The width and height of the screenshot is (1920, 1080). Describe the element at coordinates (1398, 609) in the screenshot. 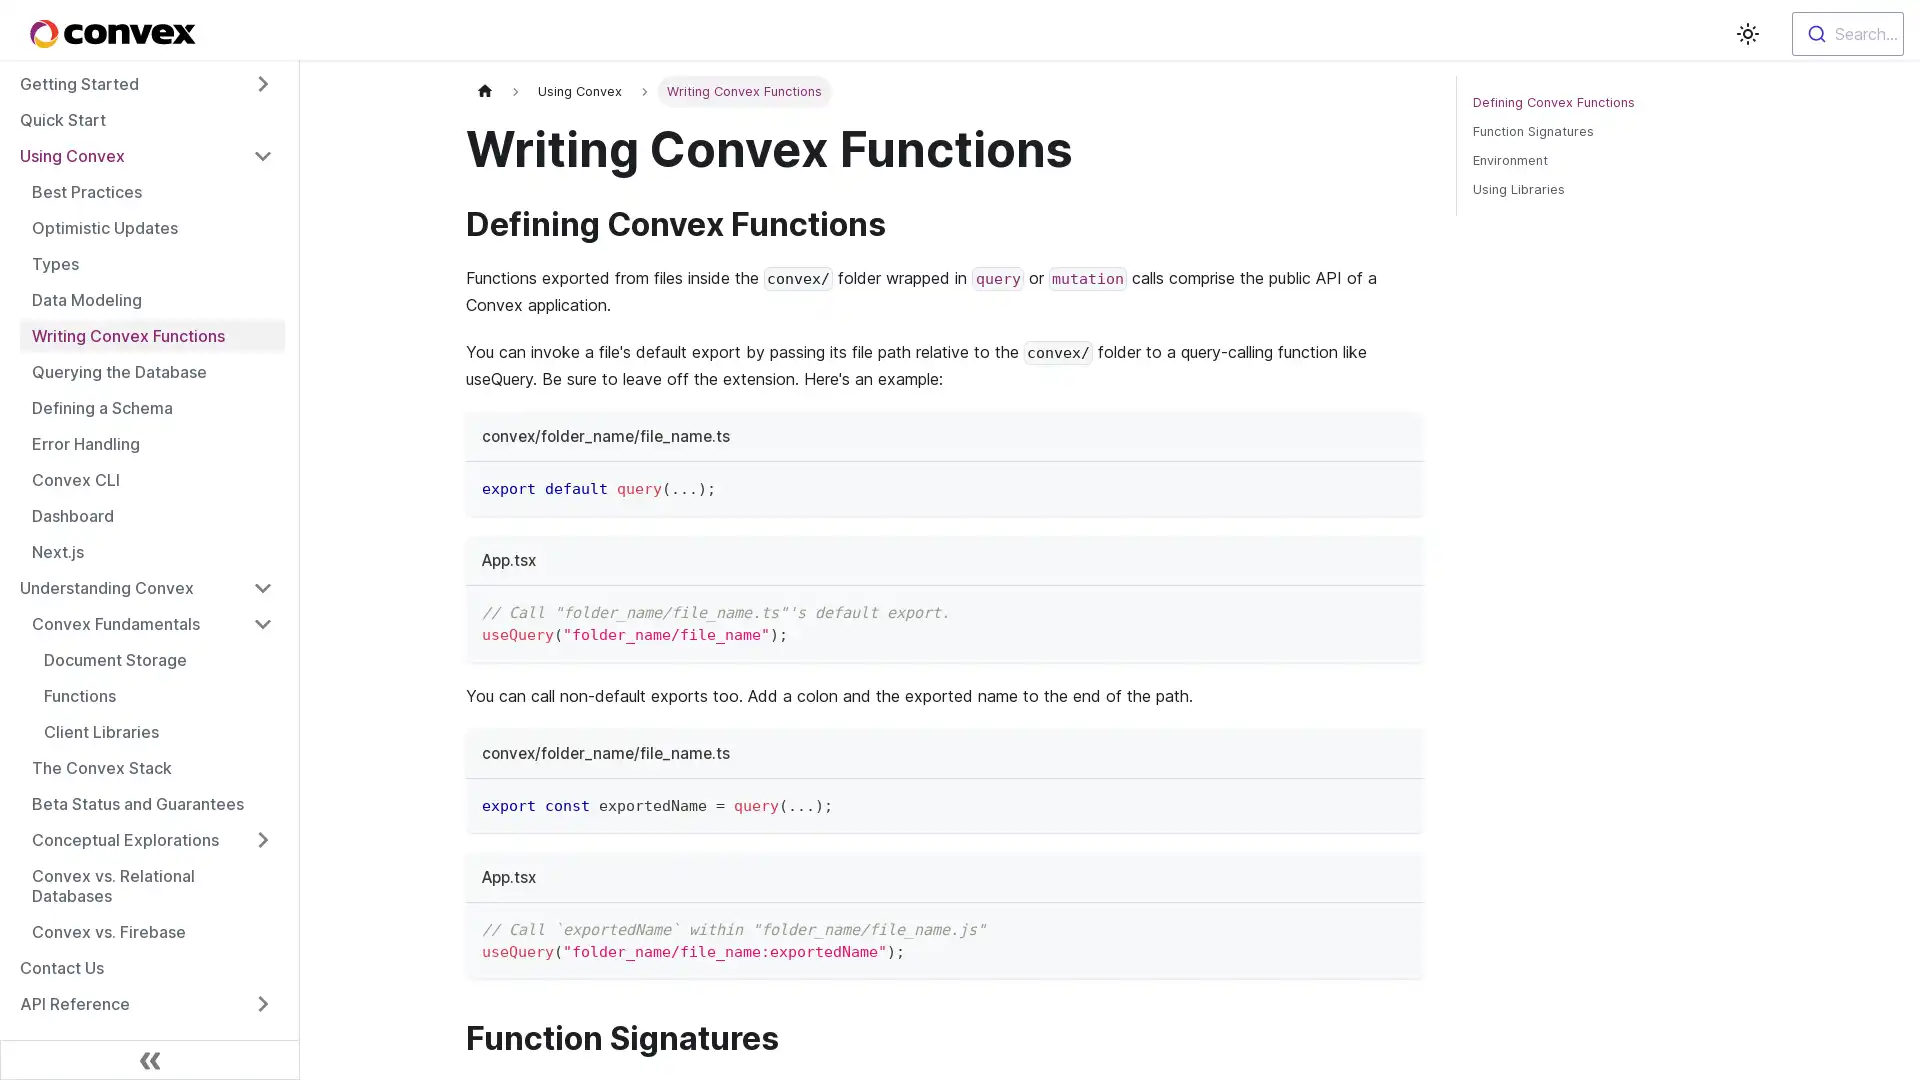

I see `Copy code to clipboard` at that location.